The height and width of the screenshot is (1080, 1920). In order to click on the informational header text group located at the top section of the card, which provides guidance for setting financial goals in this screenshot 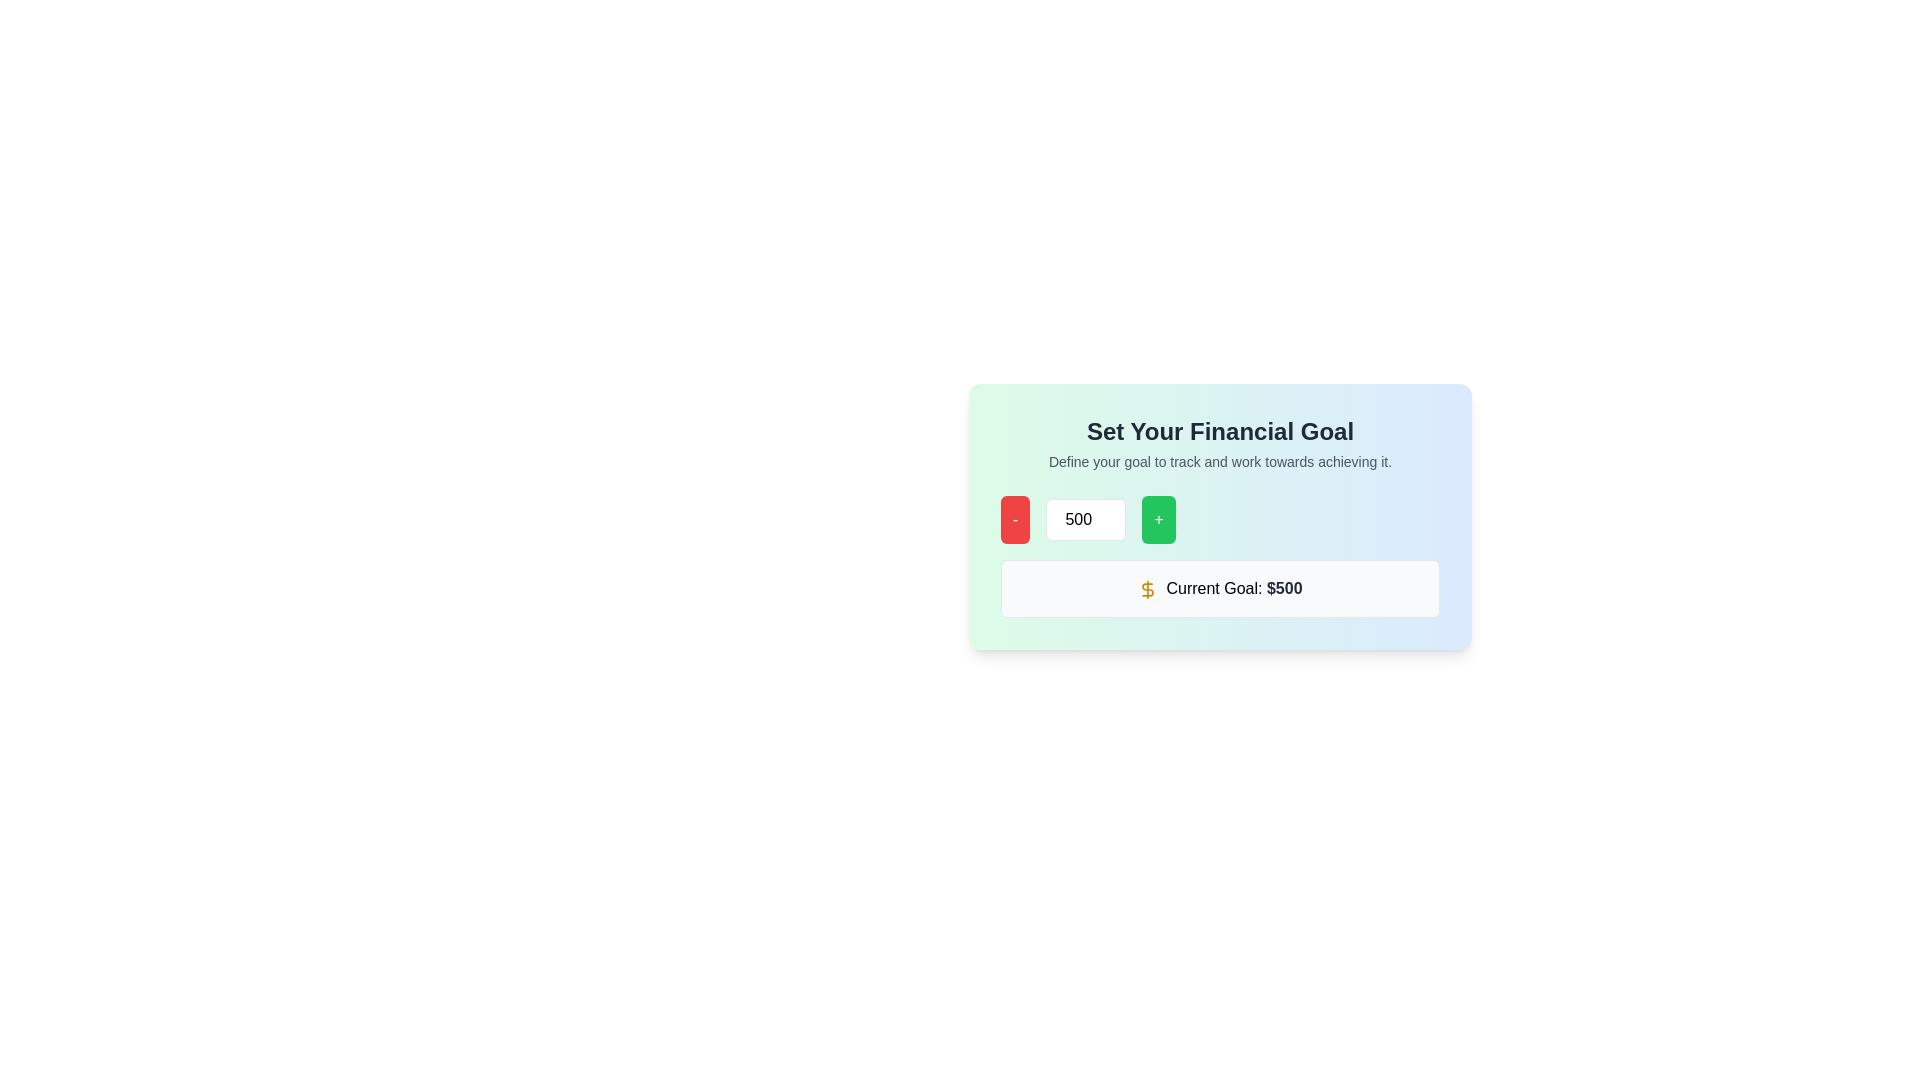, I will do `click(1219, 442)`.